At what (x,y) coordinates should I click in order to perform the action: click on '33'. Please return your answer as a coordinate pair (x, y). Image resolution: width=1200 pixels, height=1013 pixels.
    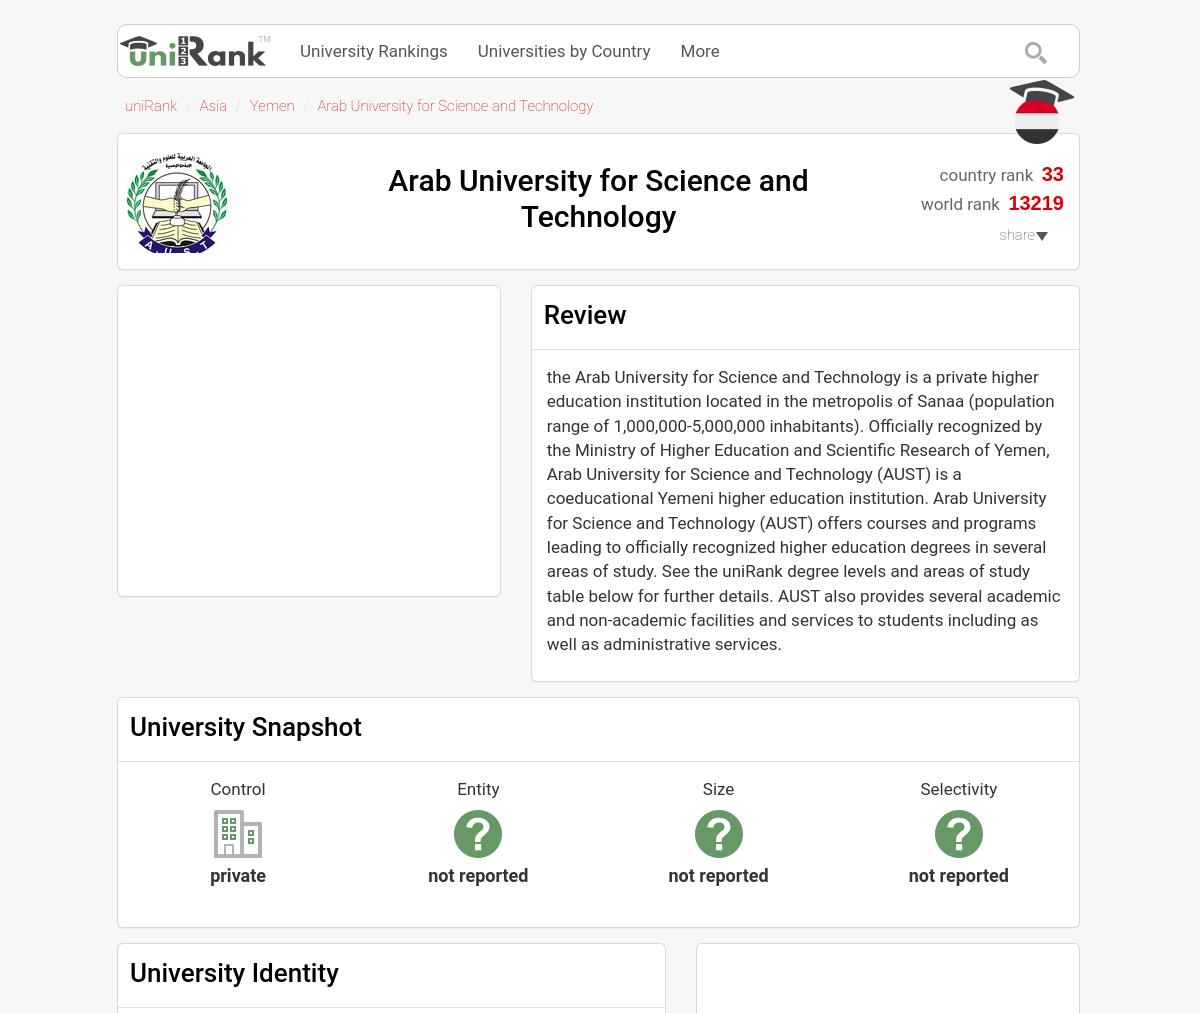
    Looking at the image, I should click on (1051, 174).